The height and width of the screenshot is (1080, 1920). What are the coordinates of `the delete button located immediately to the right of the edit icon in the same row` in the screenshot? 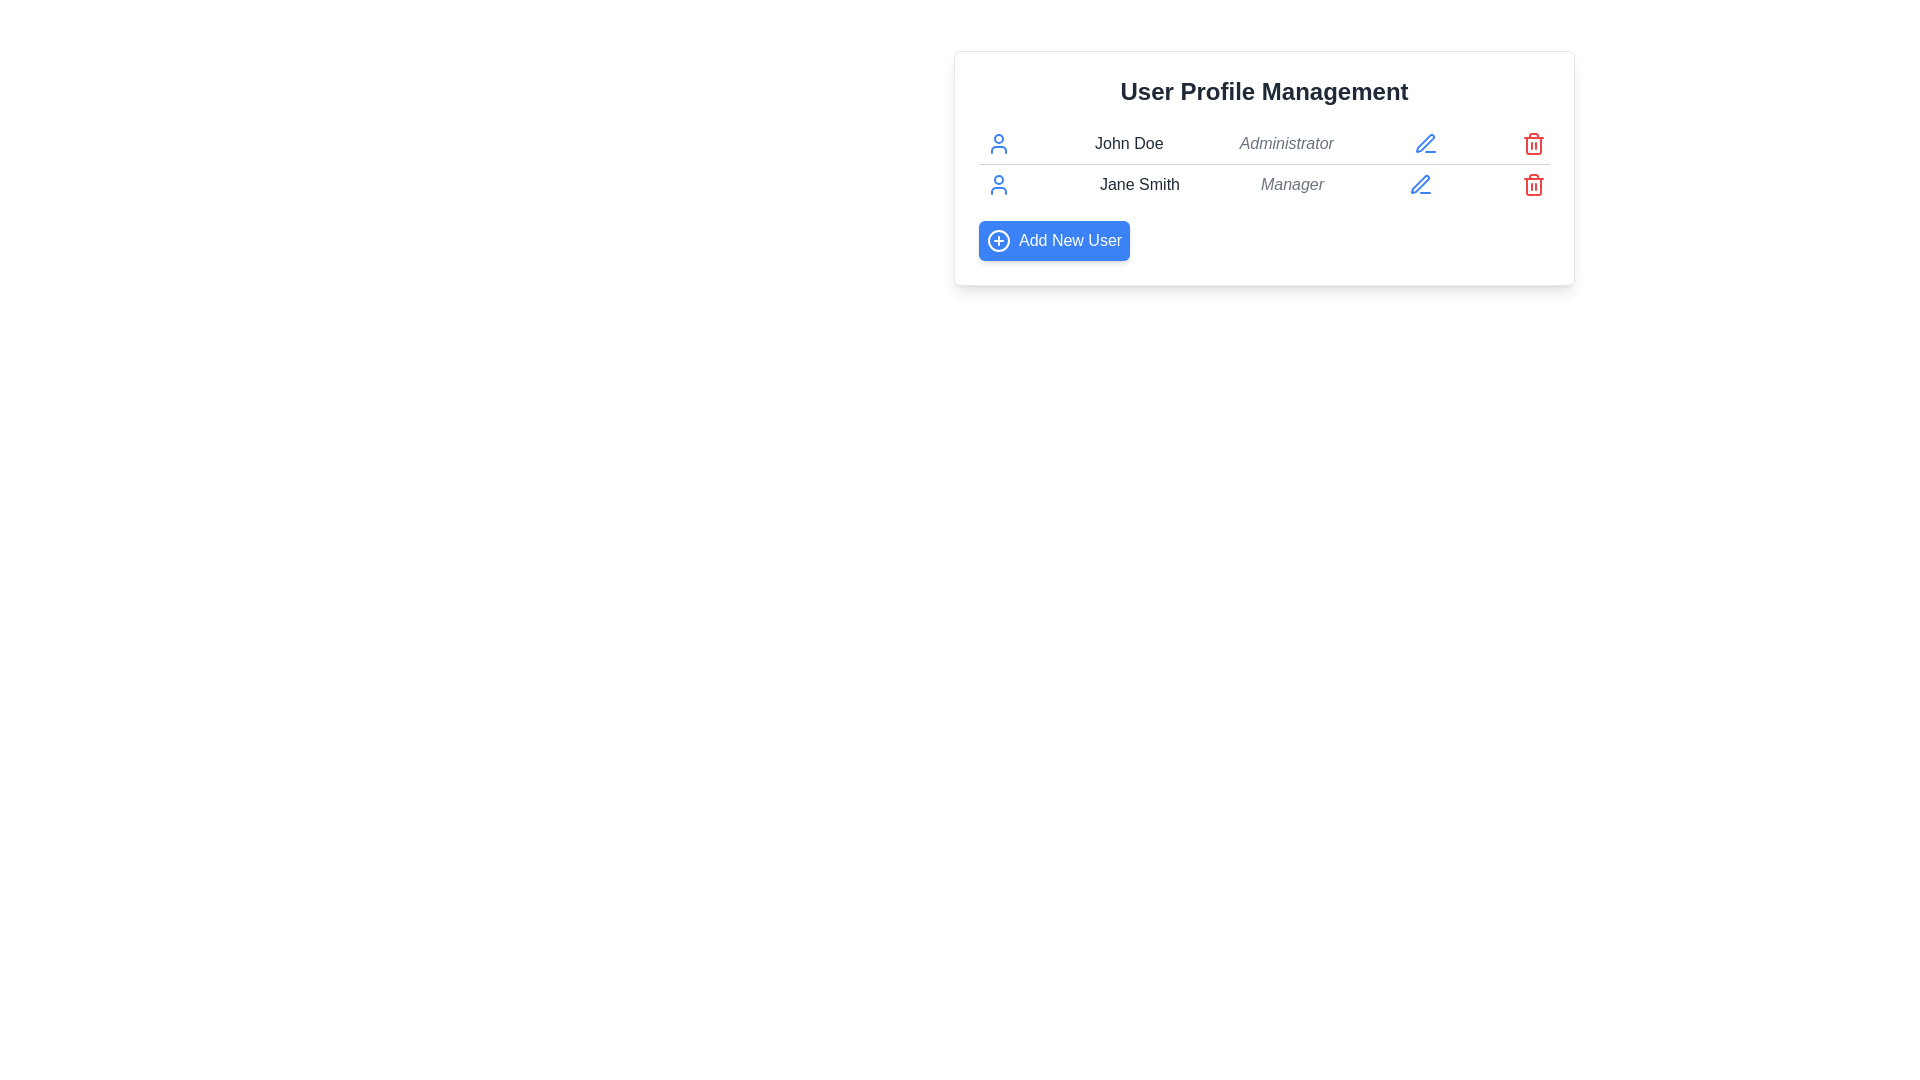 It's located at (1533, 142).